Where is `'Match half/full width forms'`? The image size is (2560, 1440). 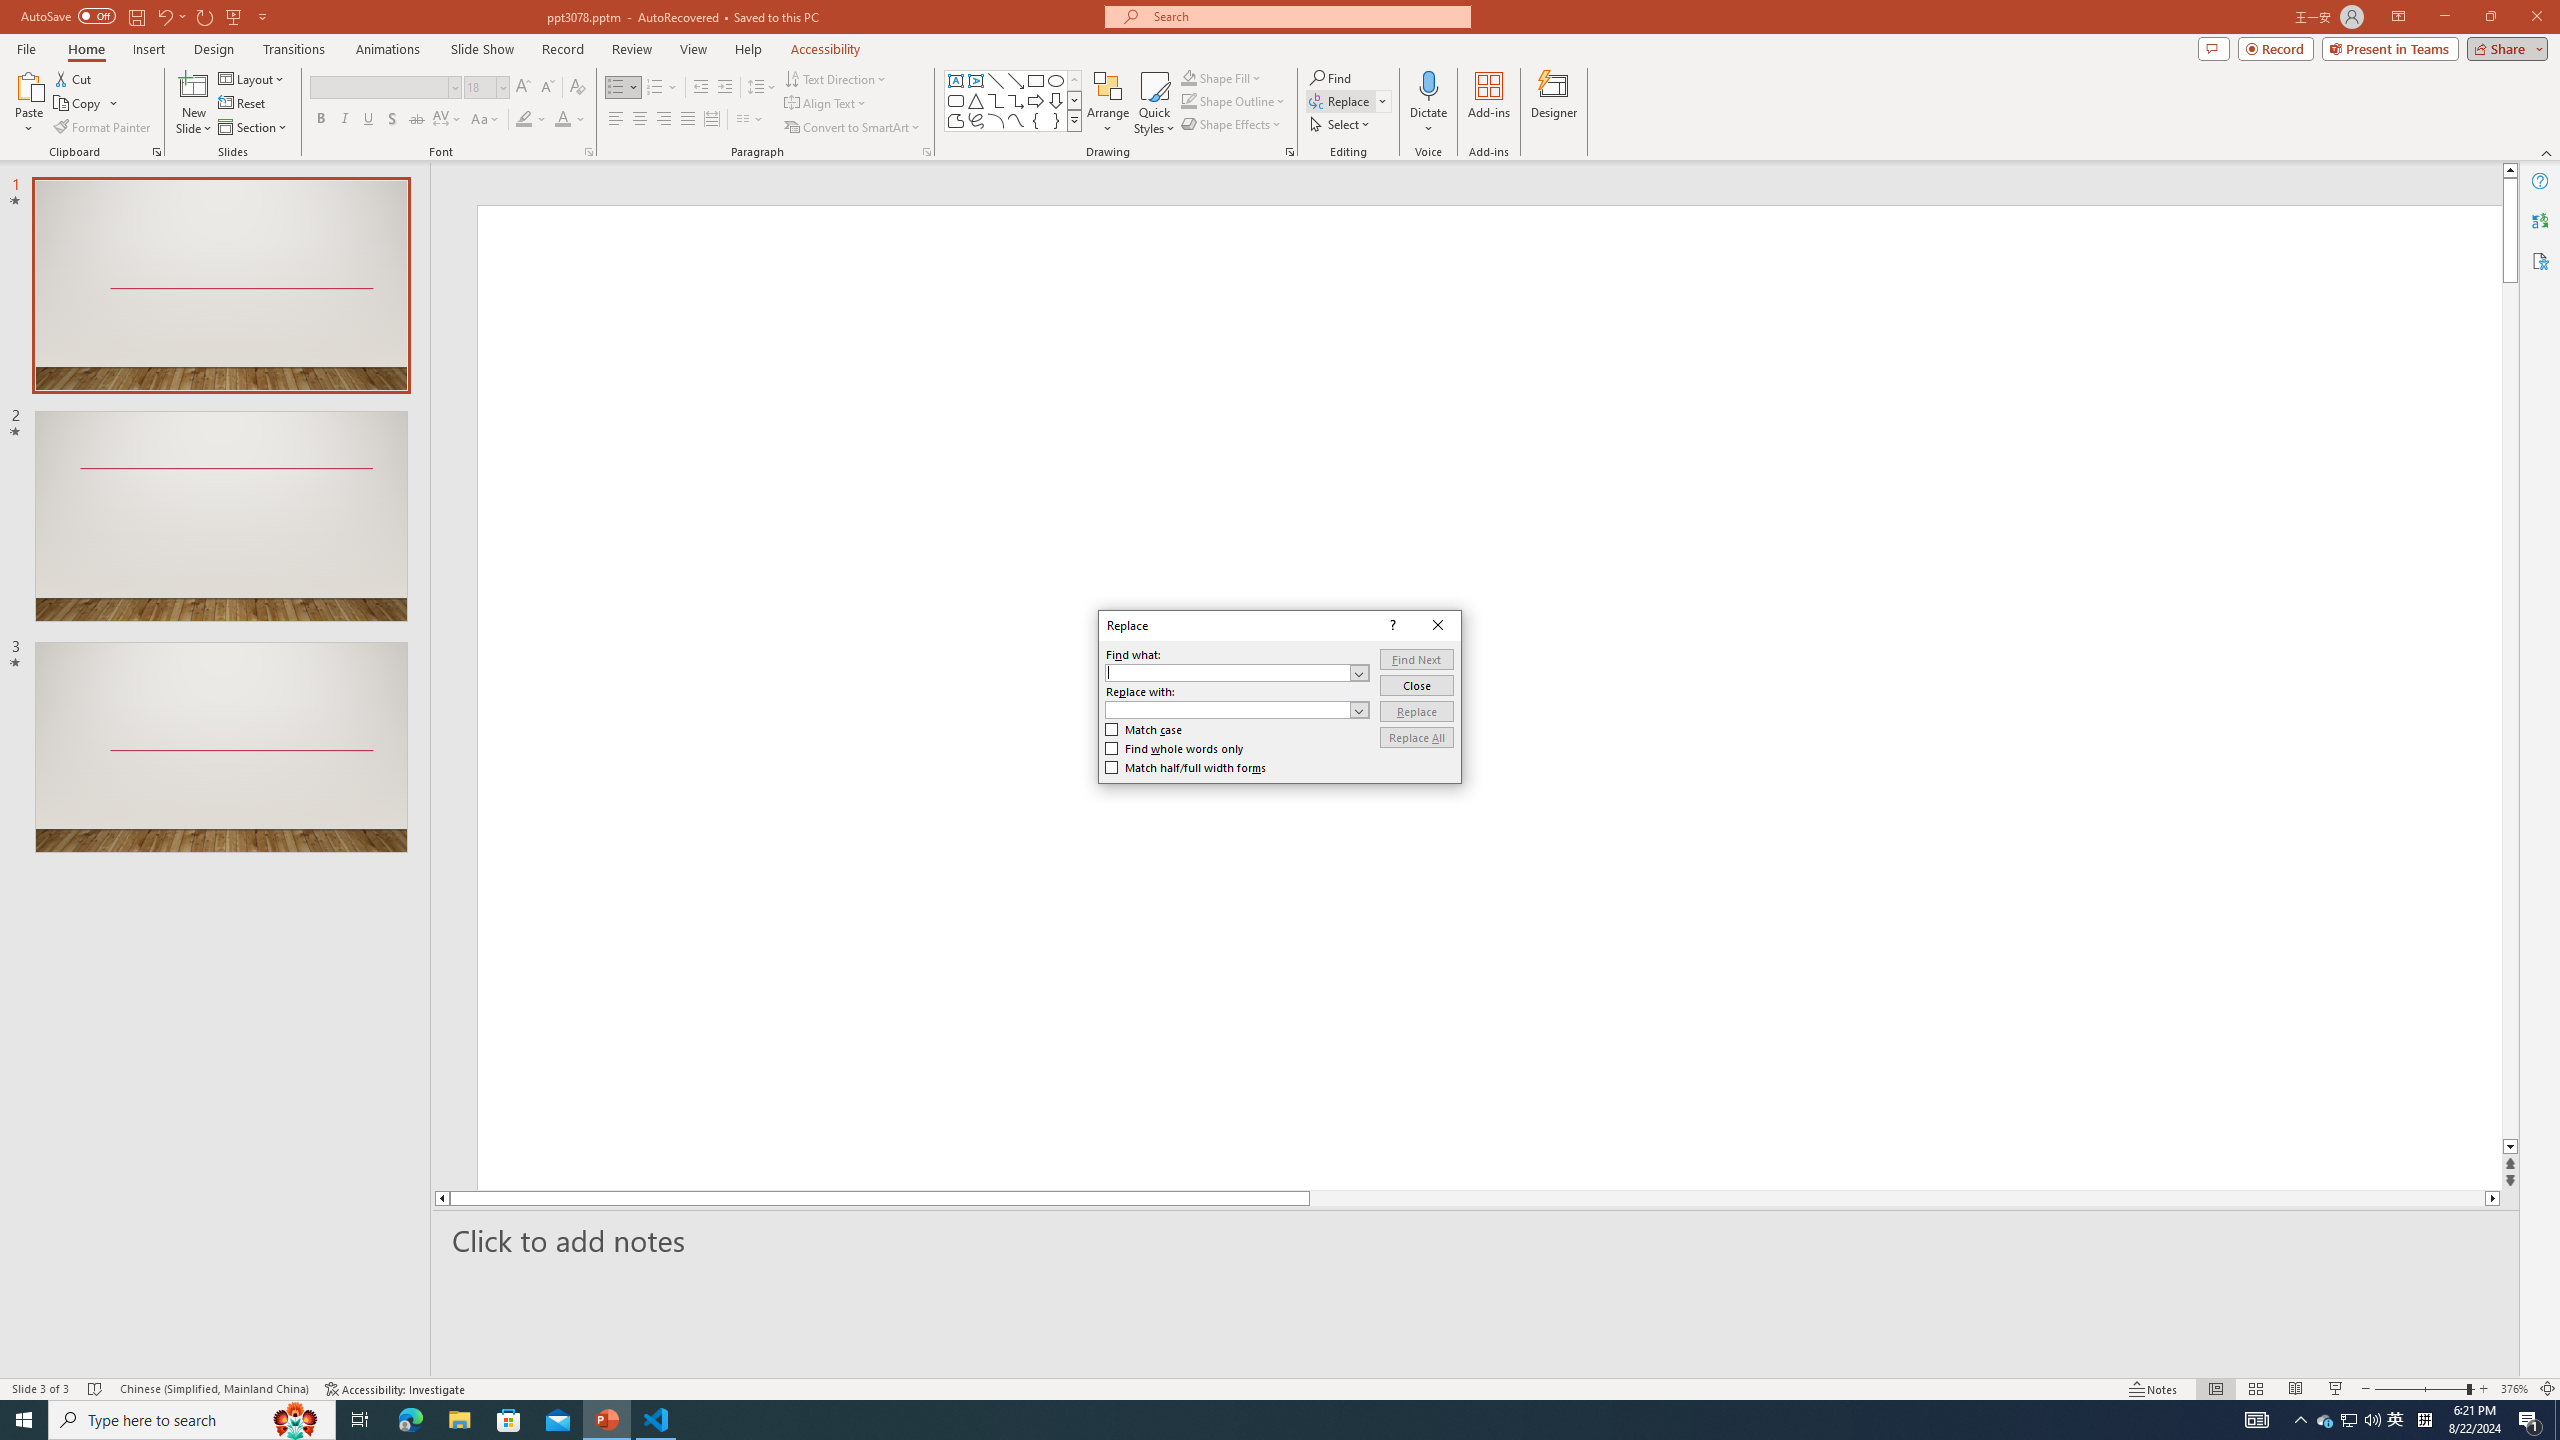
'Match half/full width forms' is located at coordinates (1186, 767).